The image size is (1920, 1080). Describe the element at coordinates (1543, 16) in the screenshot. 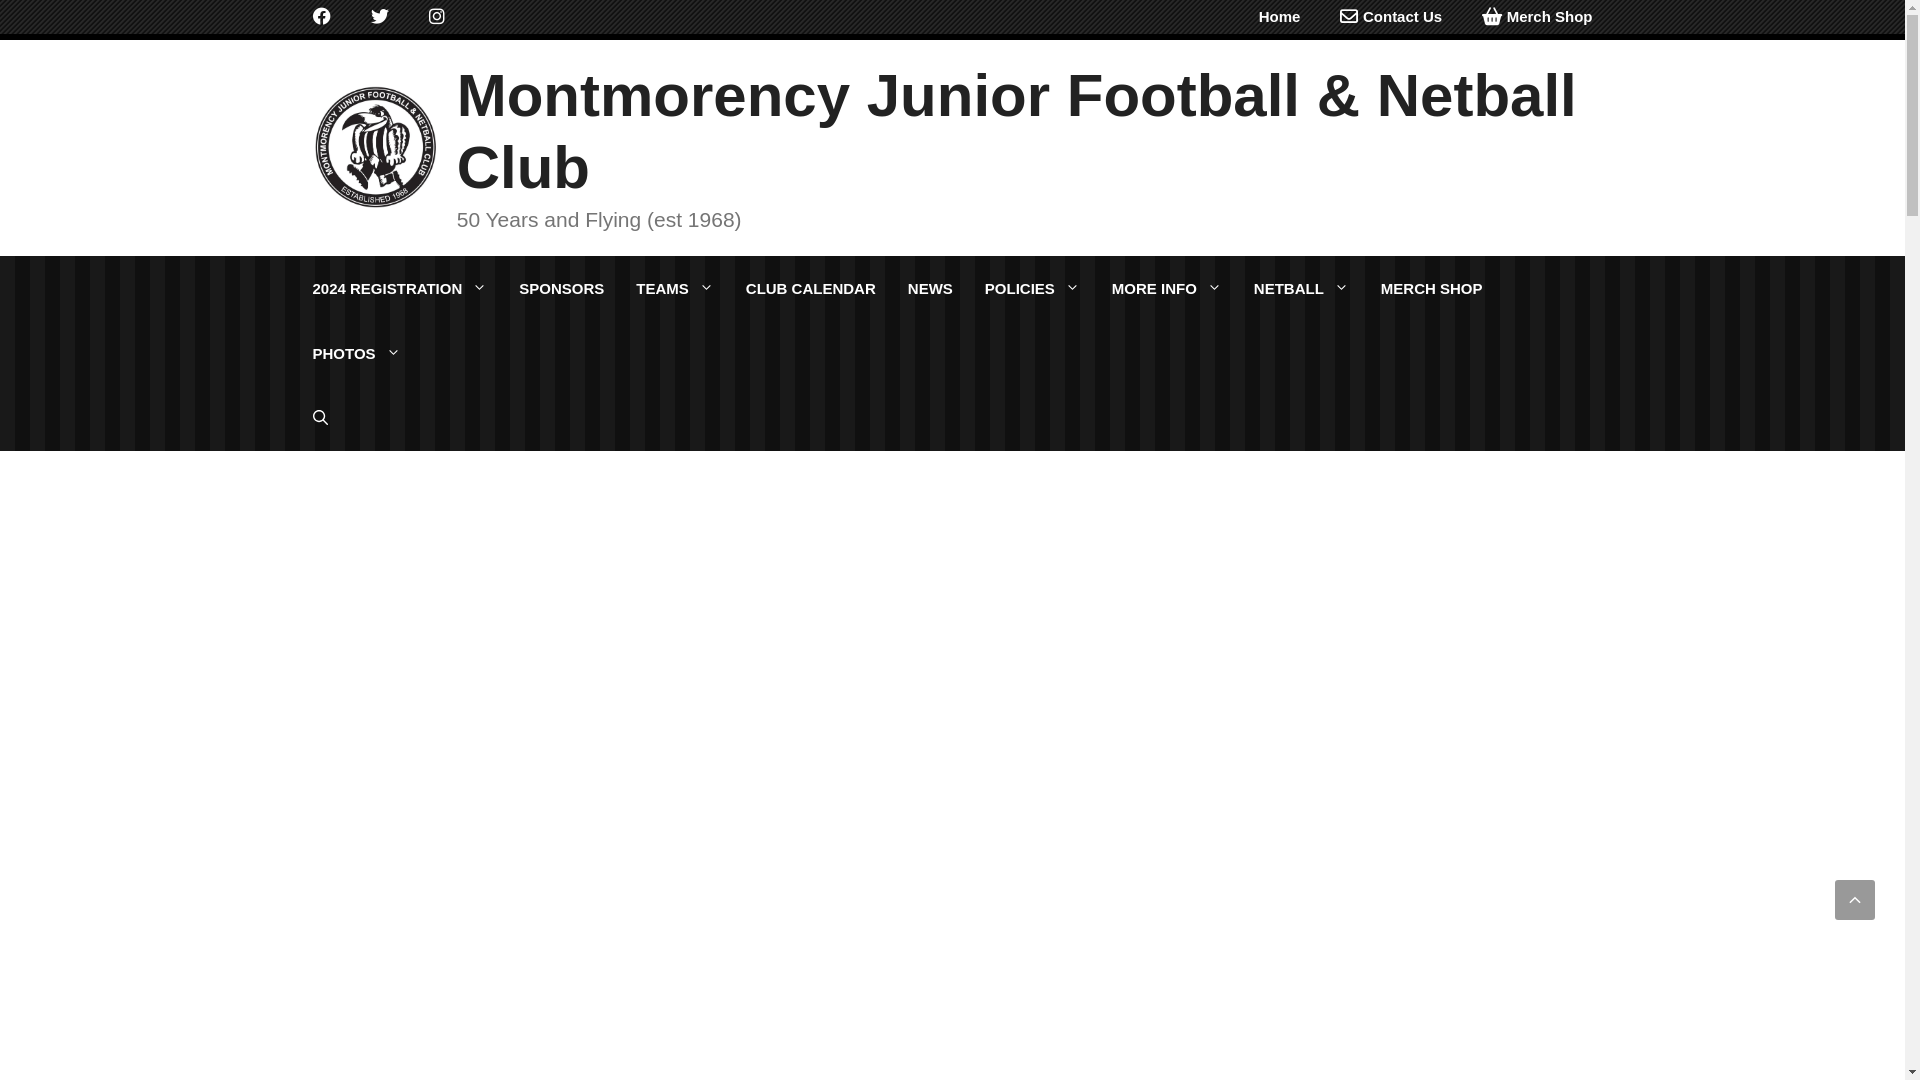

I see `'Merch Shop'` at that location.